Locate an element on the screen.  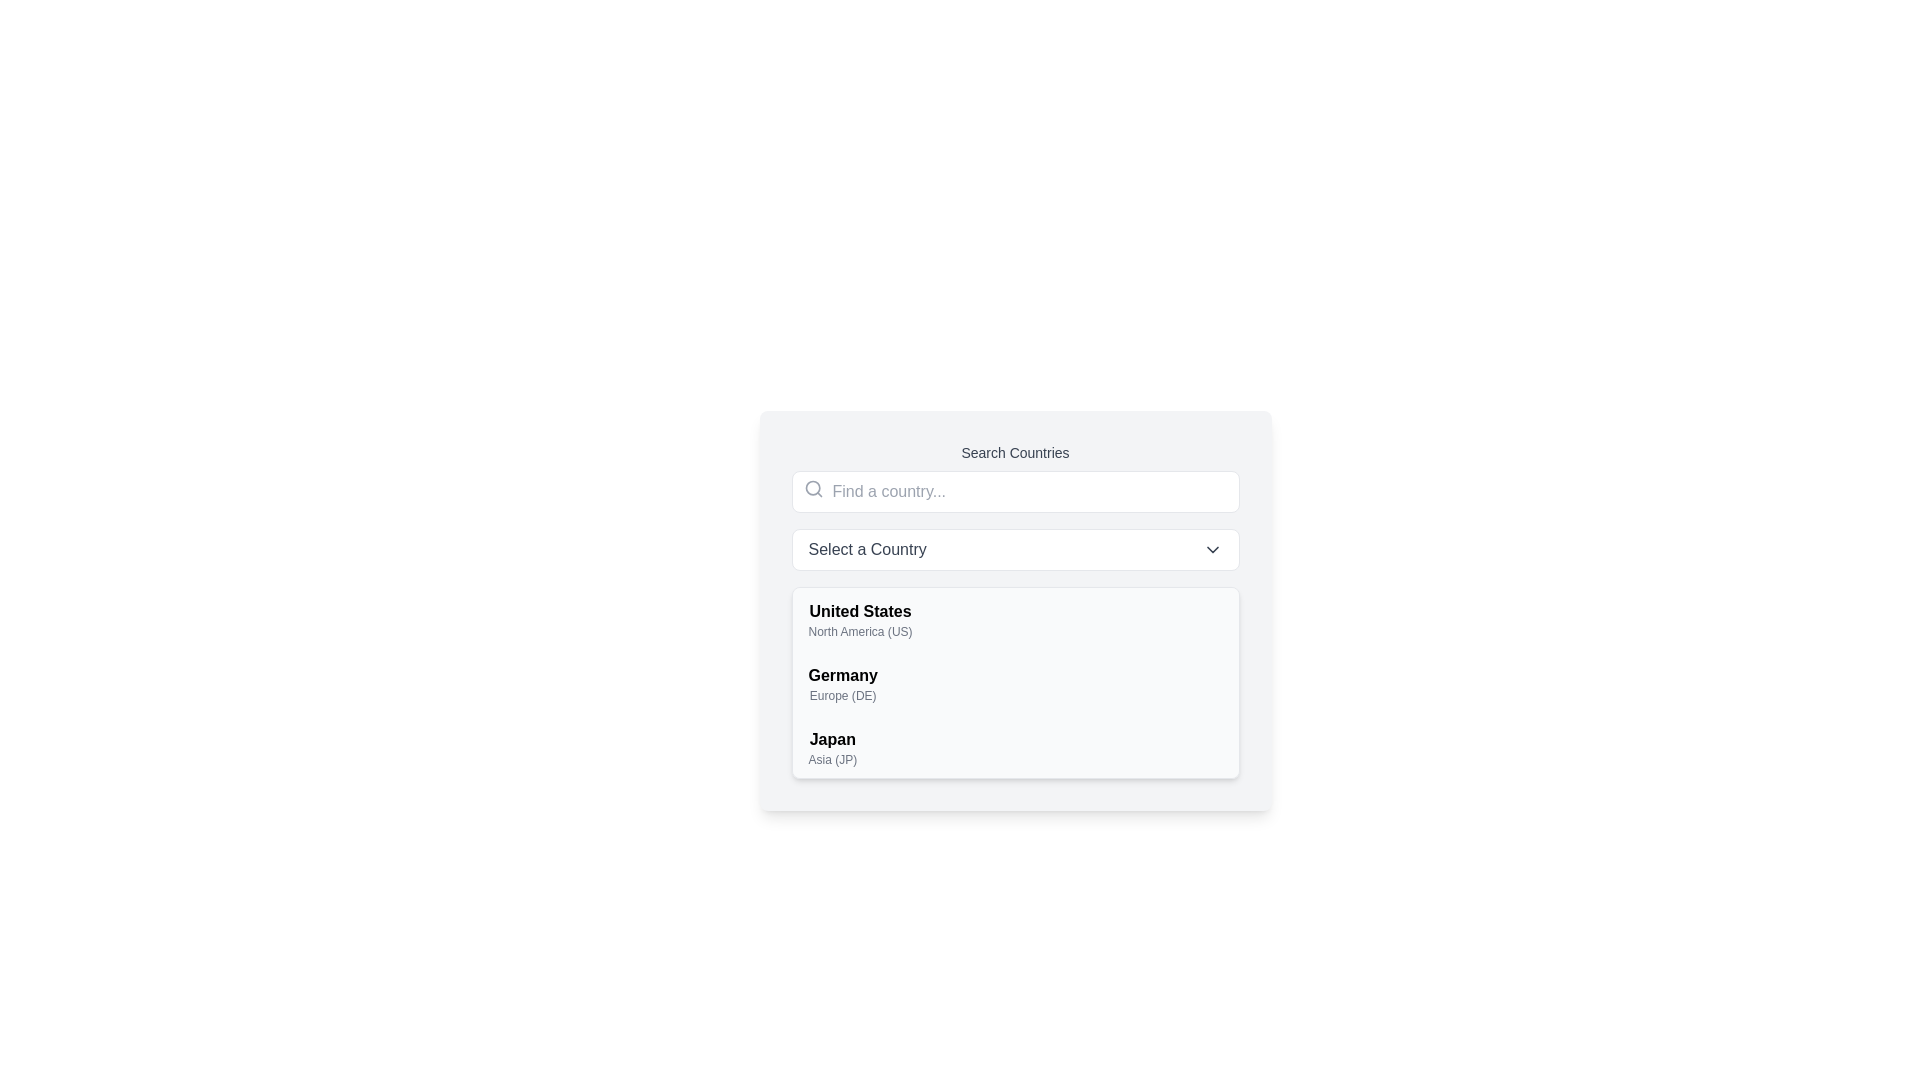
the selectable list item for 'Japan' to change its background, which is the third entry in the list of country options under the title 'Search Countries' is located at coordinates (1015, 748).